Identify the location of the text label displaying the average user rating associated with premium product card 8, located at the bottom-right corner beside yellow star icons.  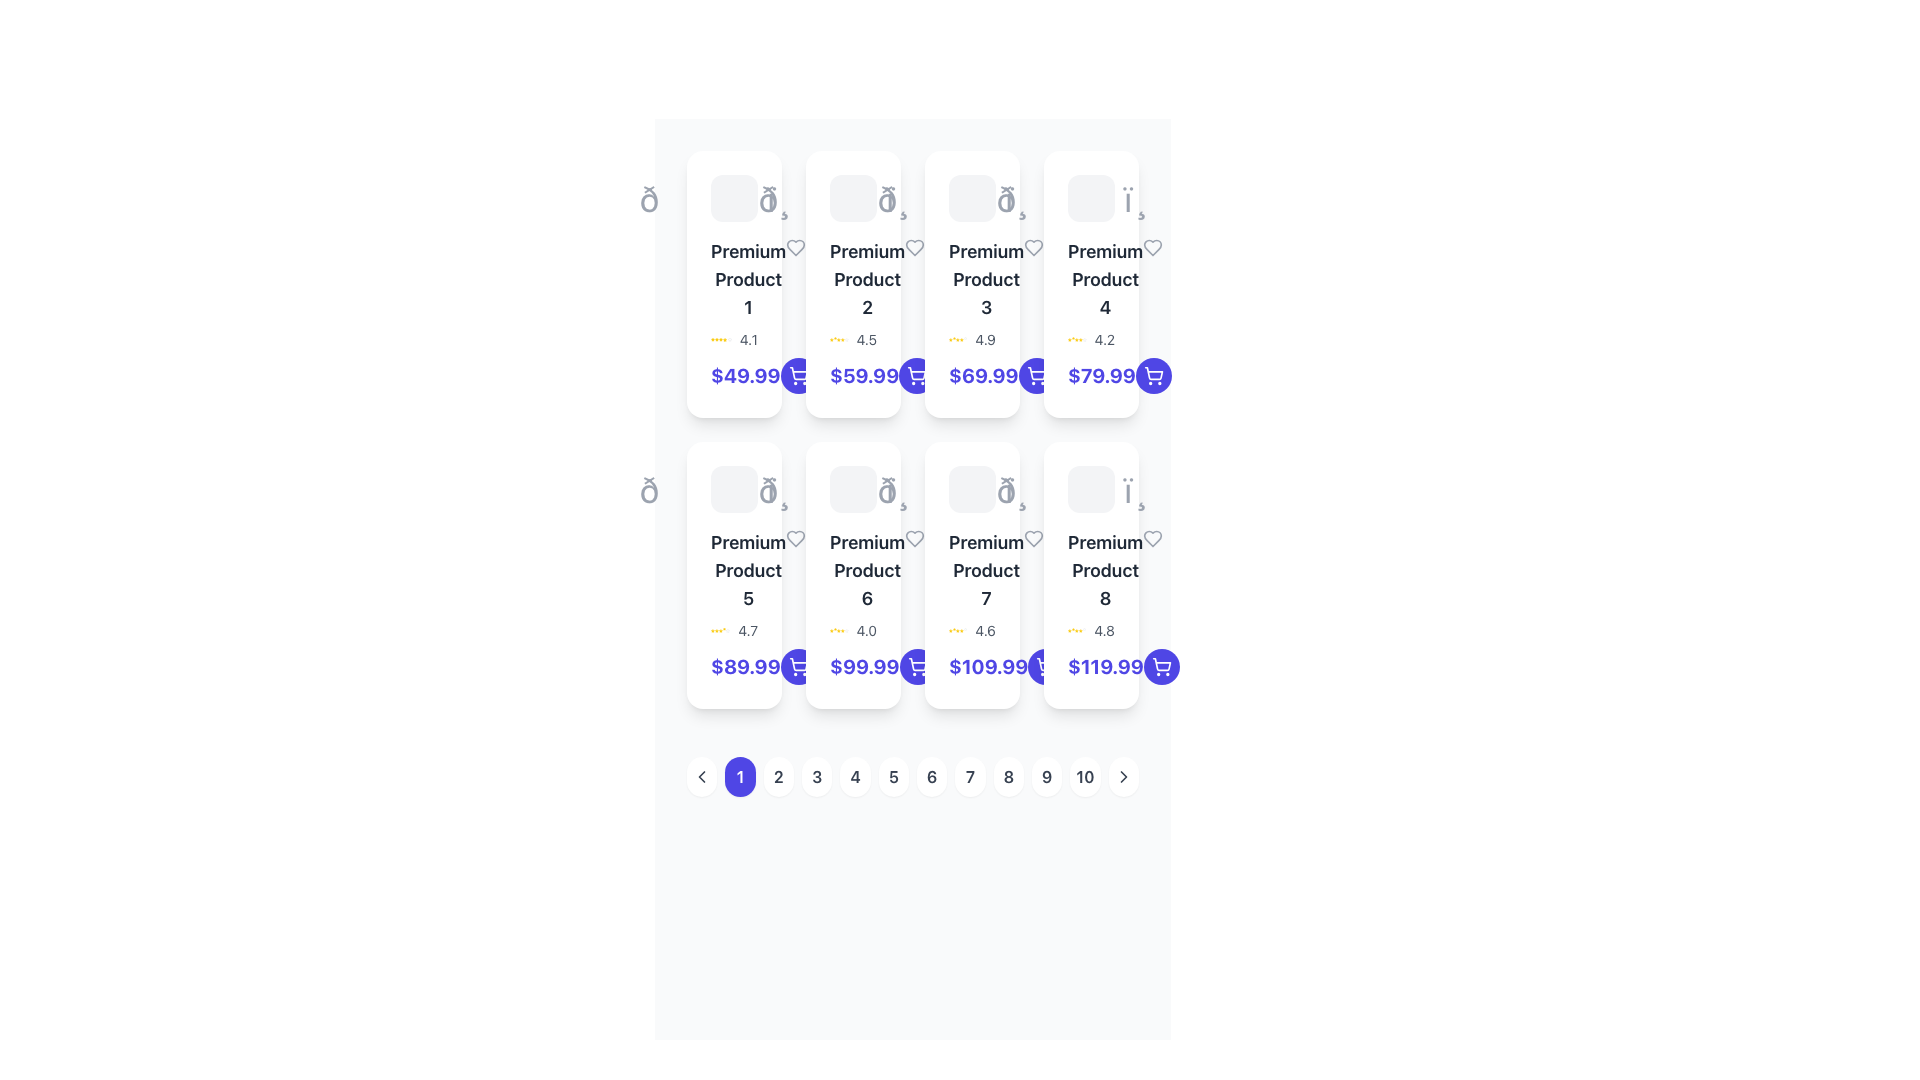
(1103, 631).